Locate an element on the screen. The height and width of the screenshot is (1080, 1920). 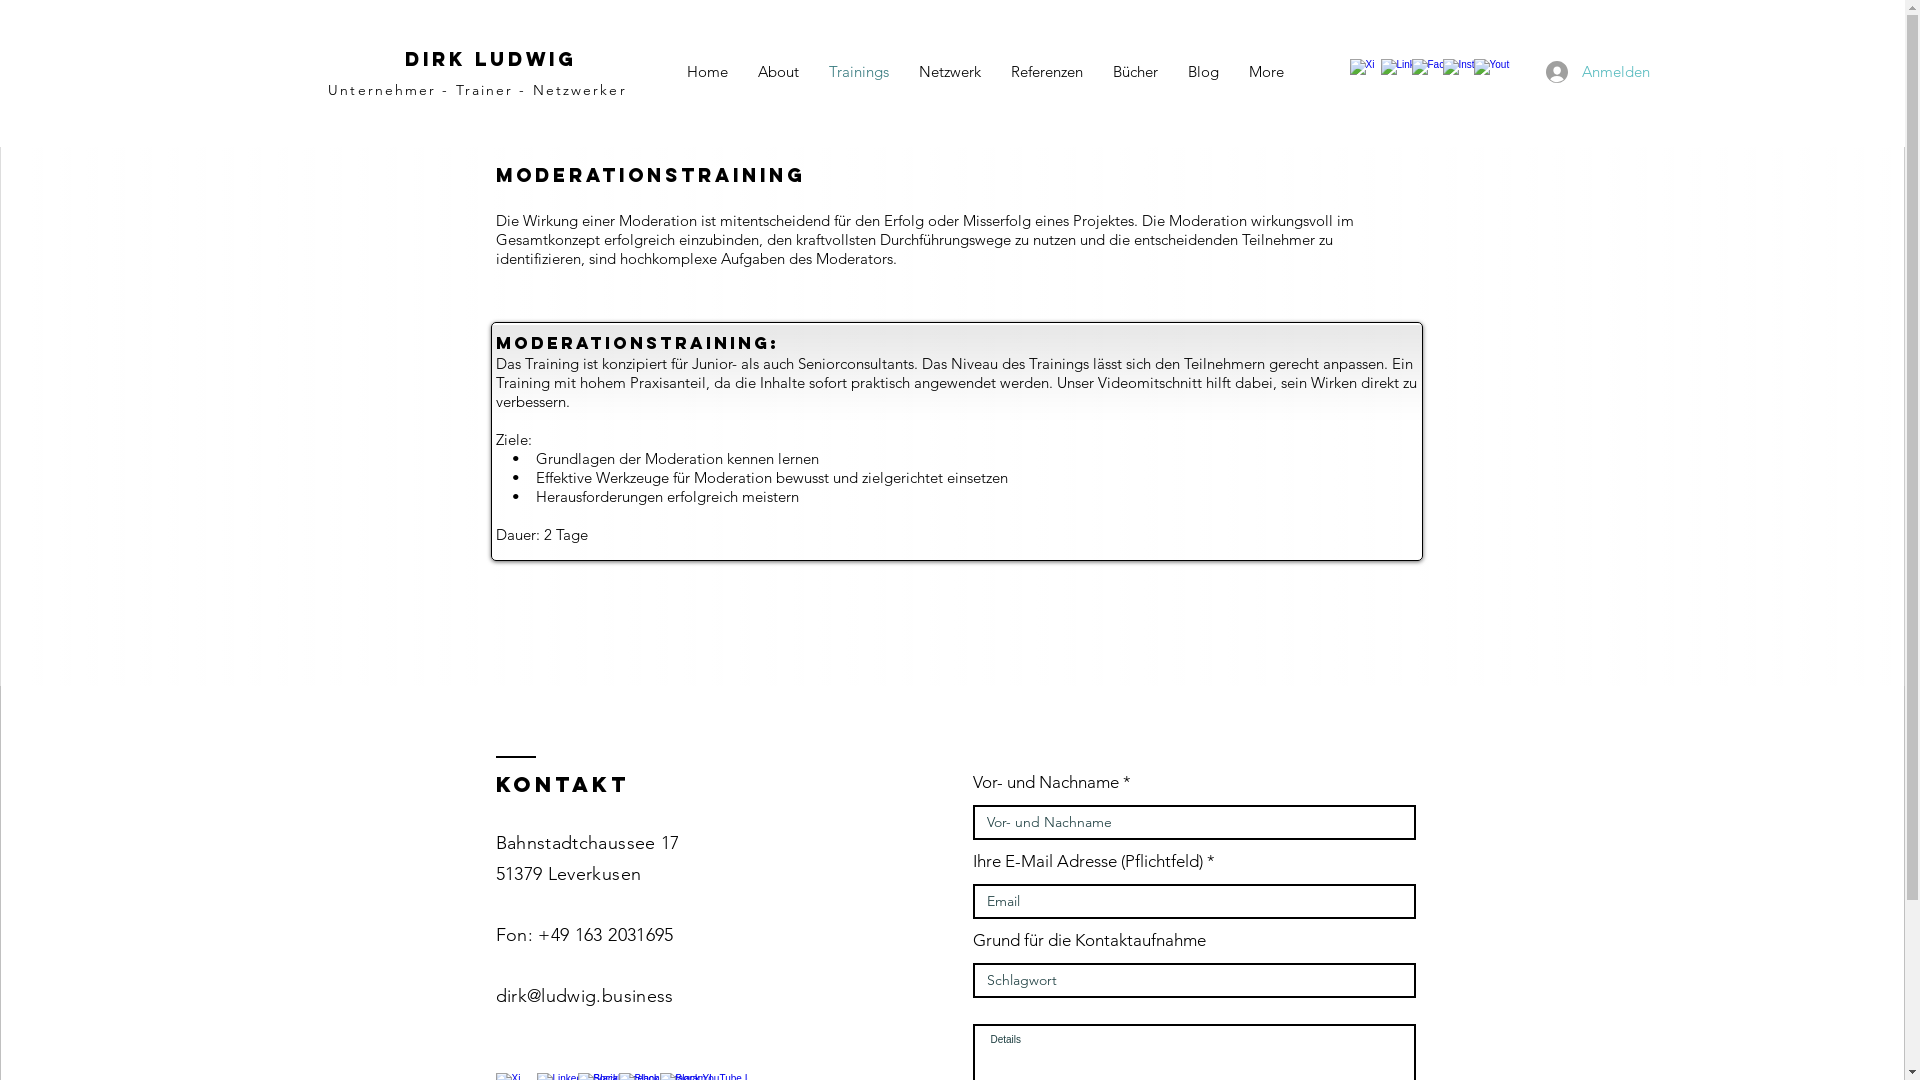
'dirk@ludwig.business' is located at coordinates (584, 995).